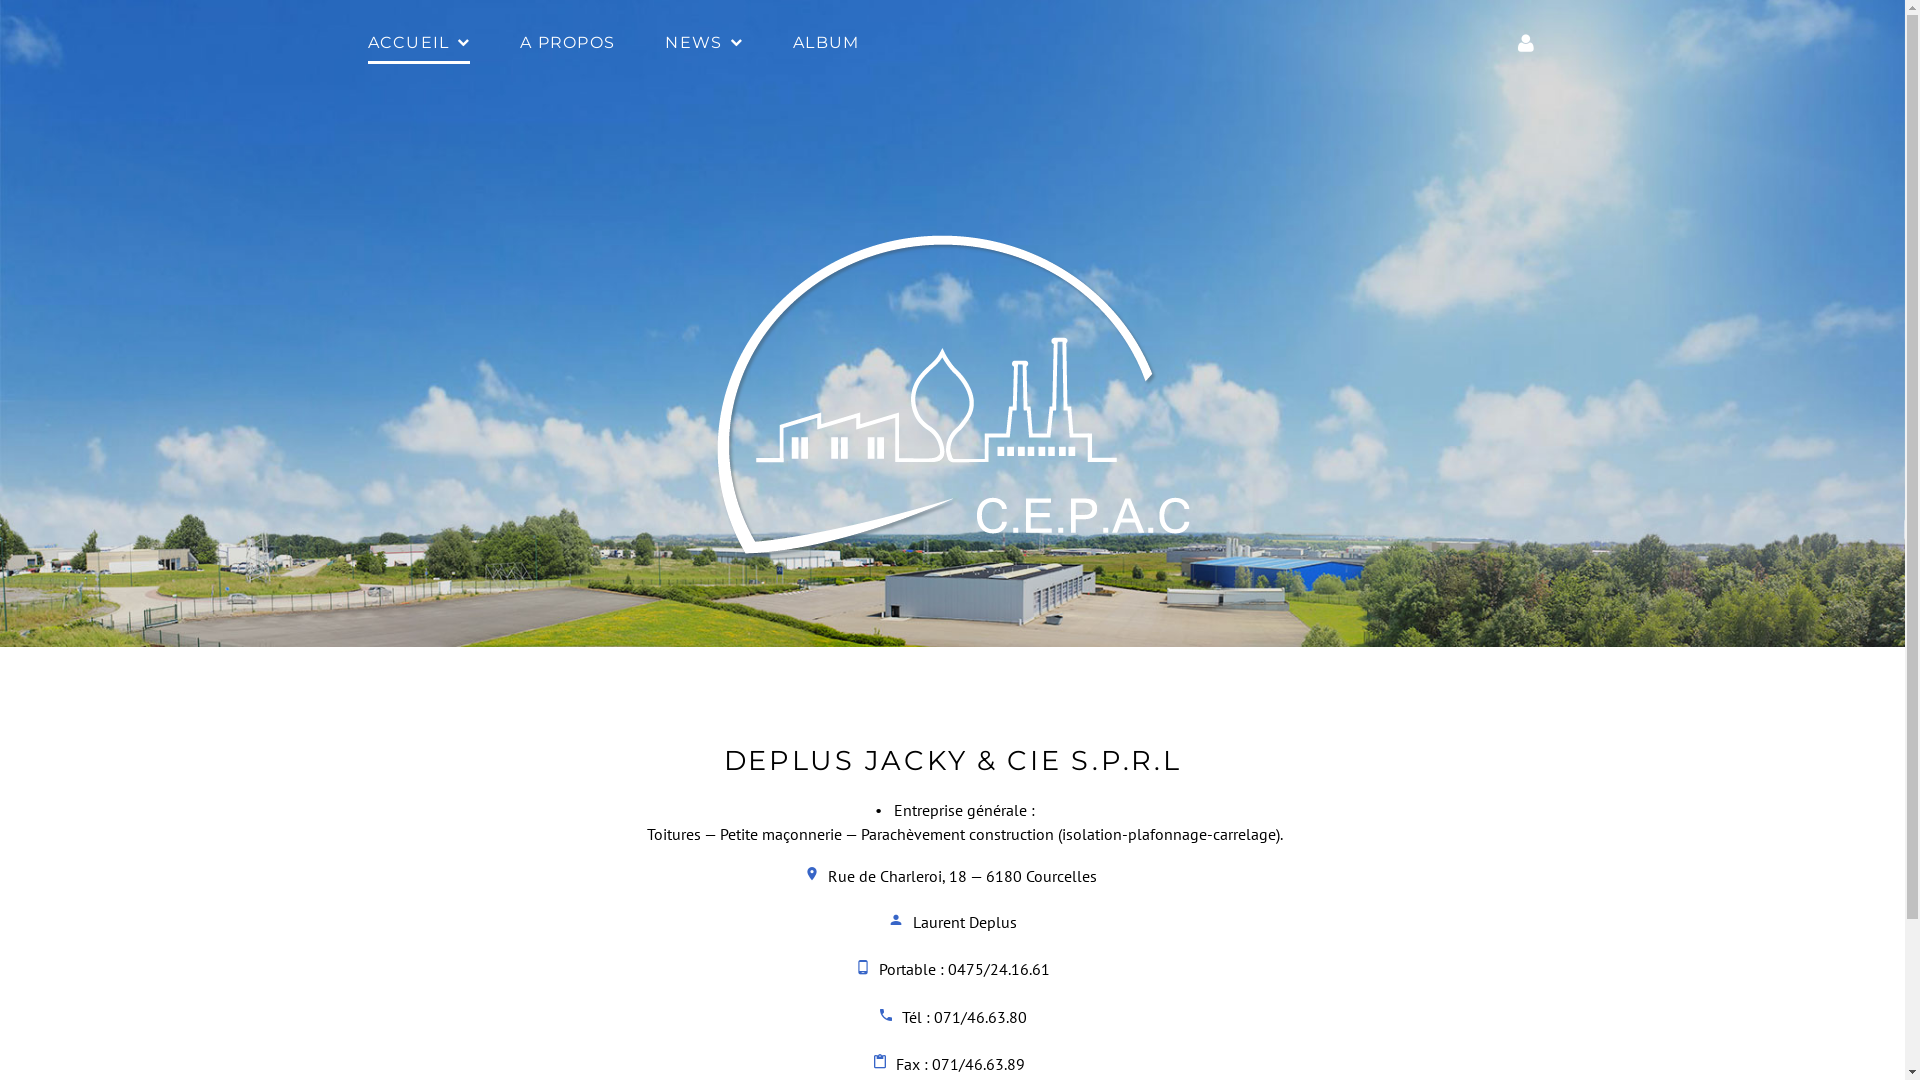 Image resolution: width=1920 pixels, height=1080 pixels. Describe the element at coordinates (825, 44) in the screenshot. I see `'ALBUM'` at that location.